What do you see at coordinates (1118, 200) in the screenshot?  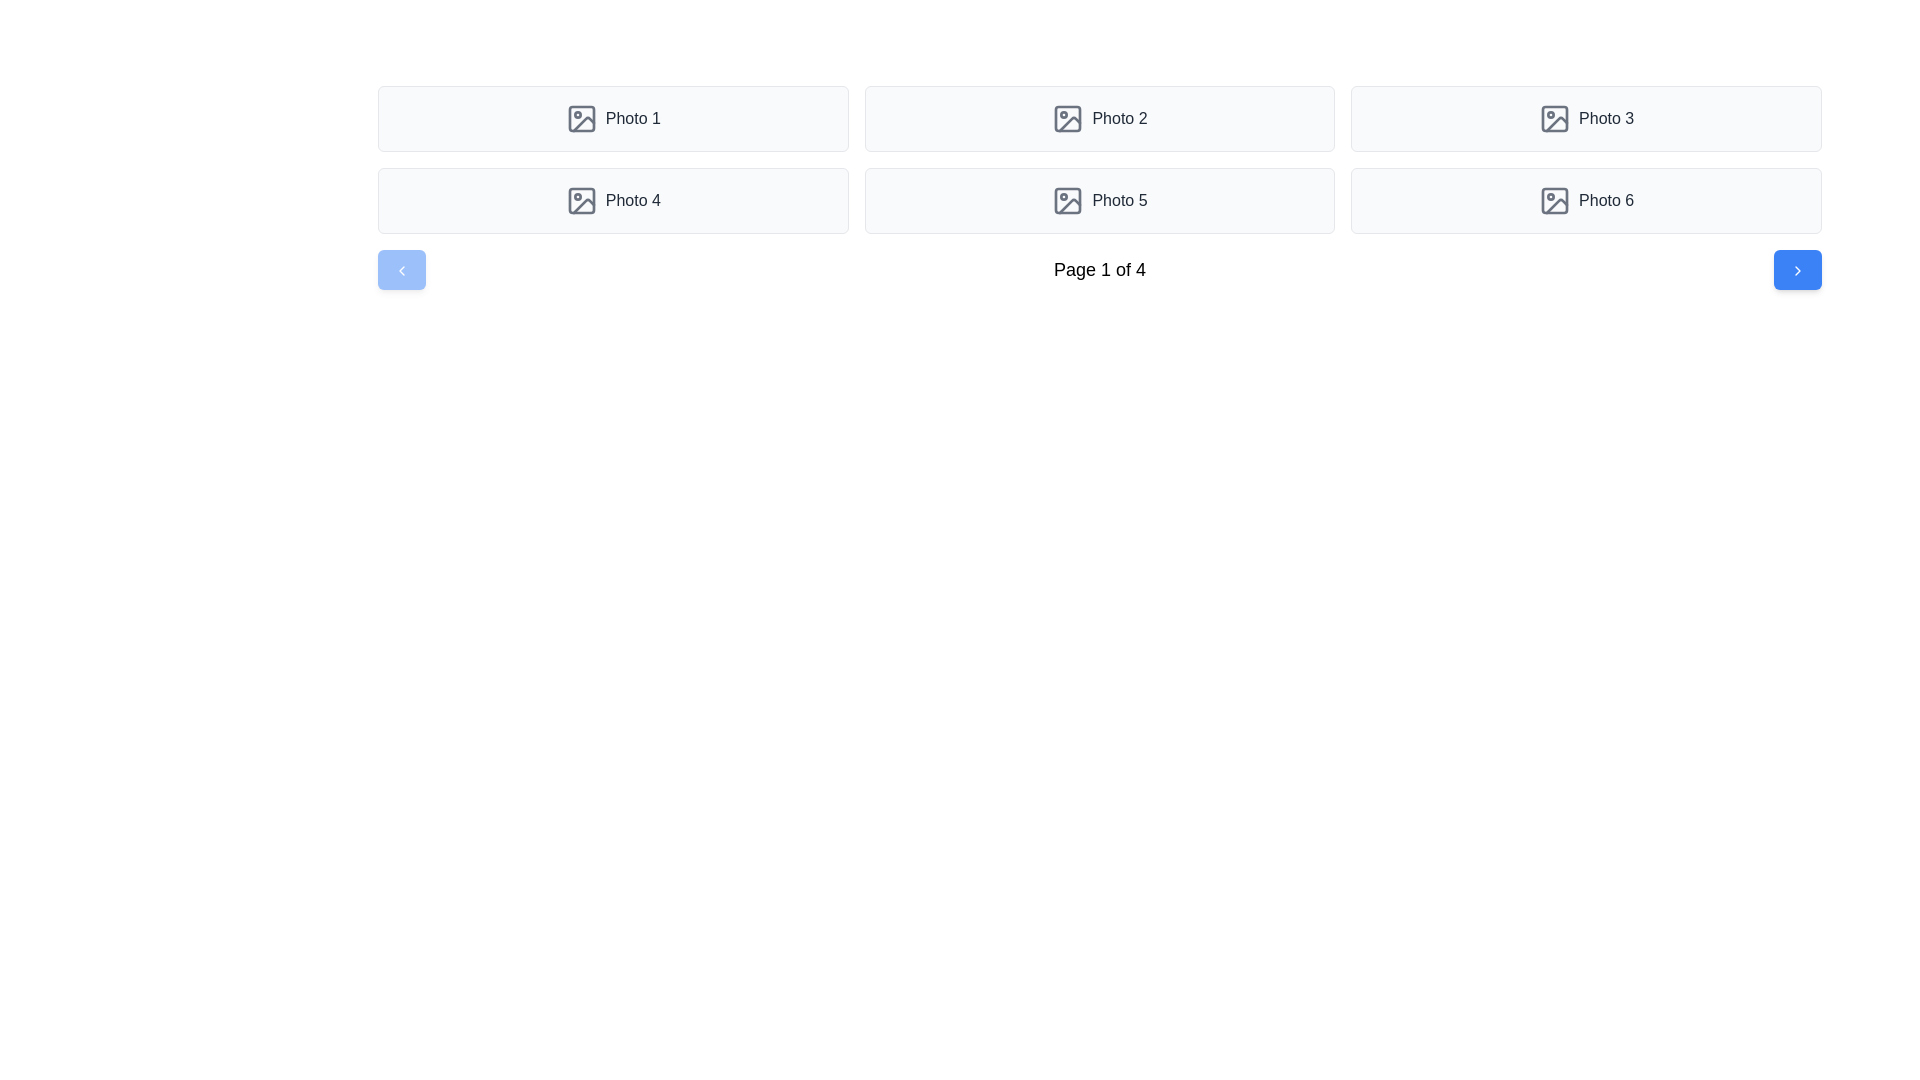 I see `text label displaying 'Photo 5' located in the second row, third column of the grid layout` at bounding box center [1118, 200].